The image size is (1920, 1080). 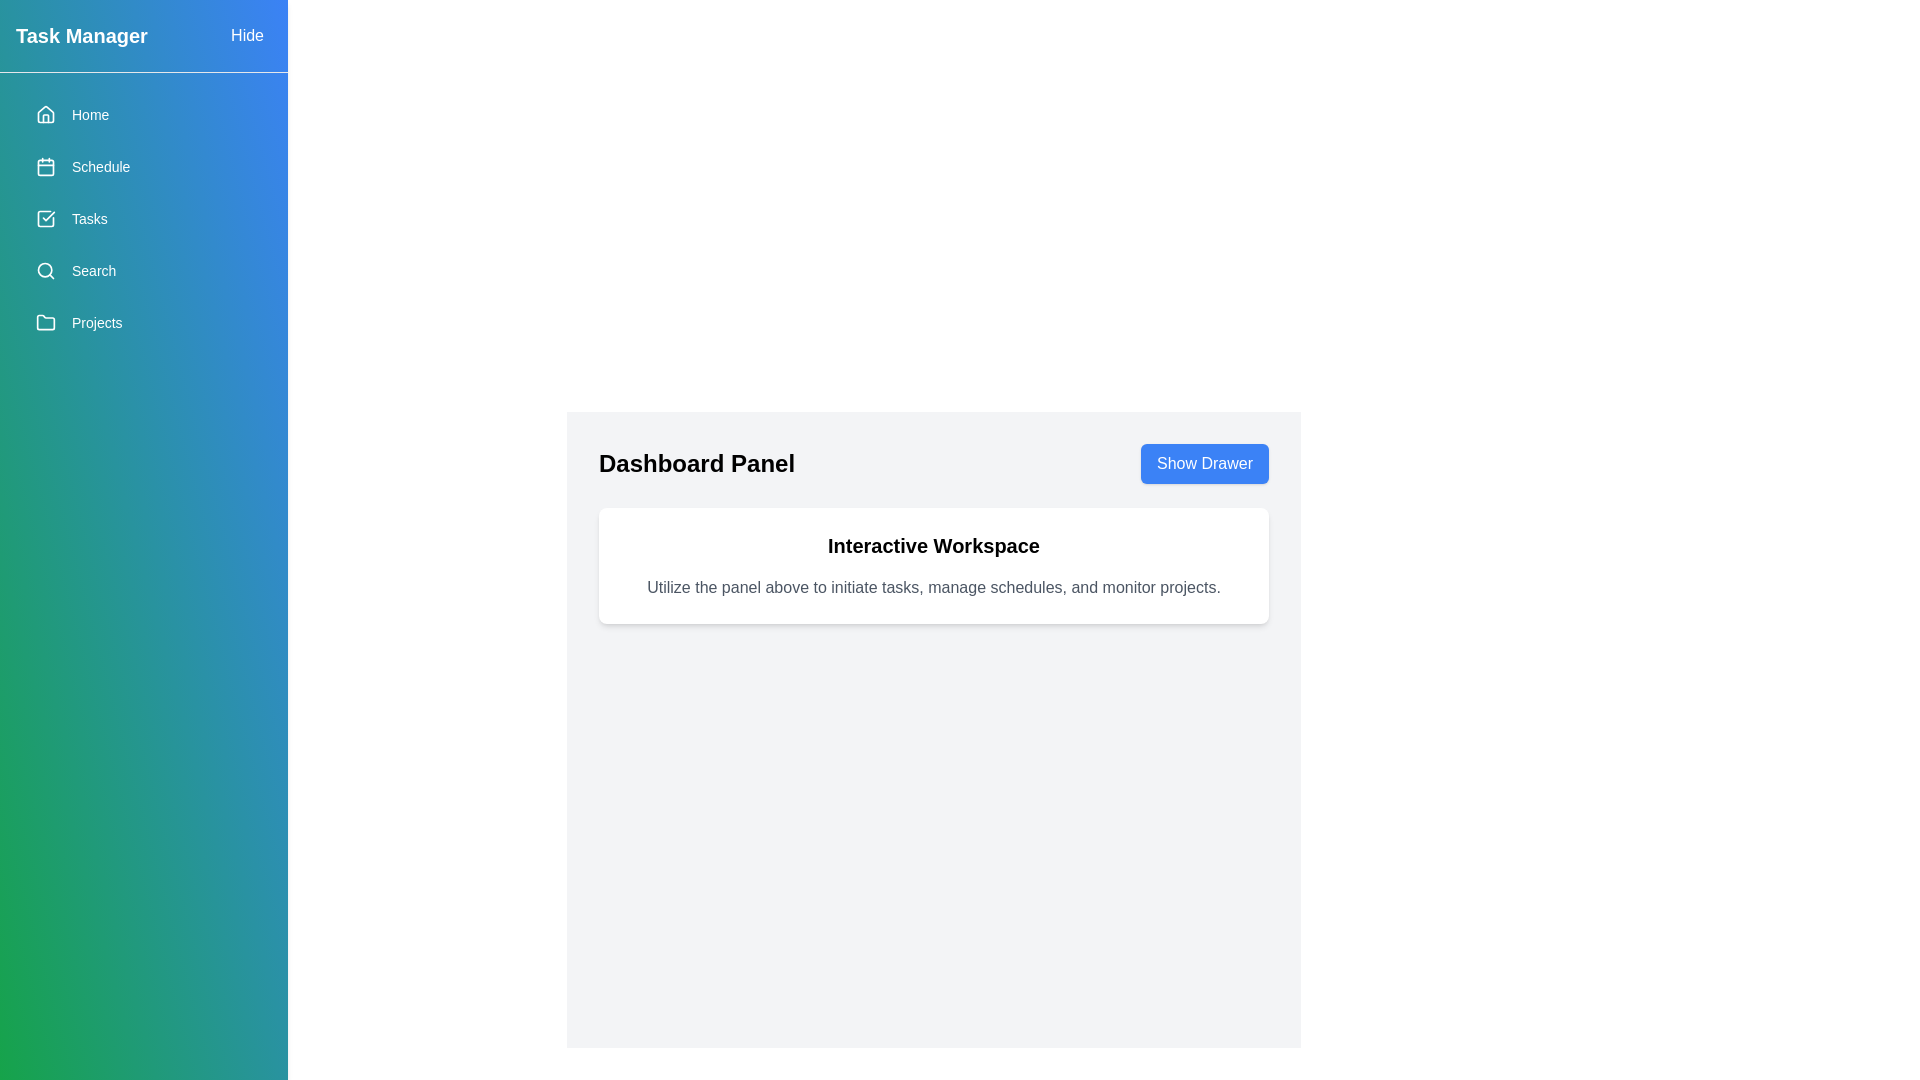 What do you see at coordinates (1203, 463) in the screenshot?
I see `the 'Show Drawer' button to open the drawer` at bounding box center [1203, 463].